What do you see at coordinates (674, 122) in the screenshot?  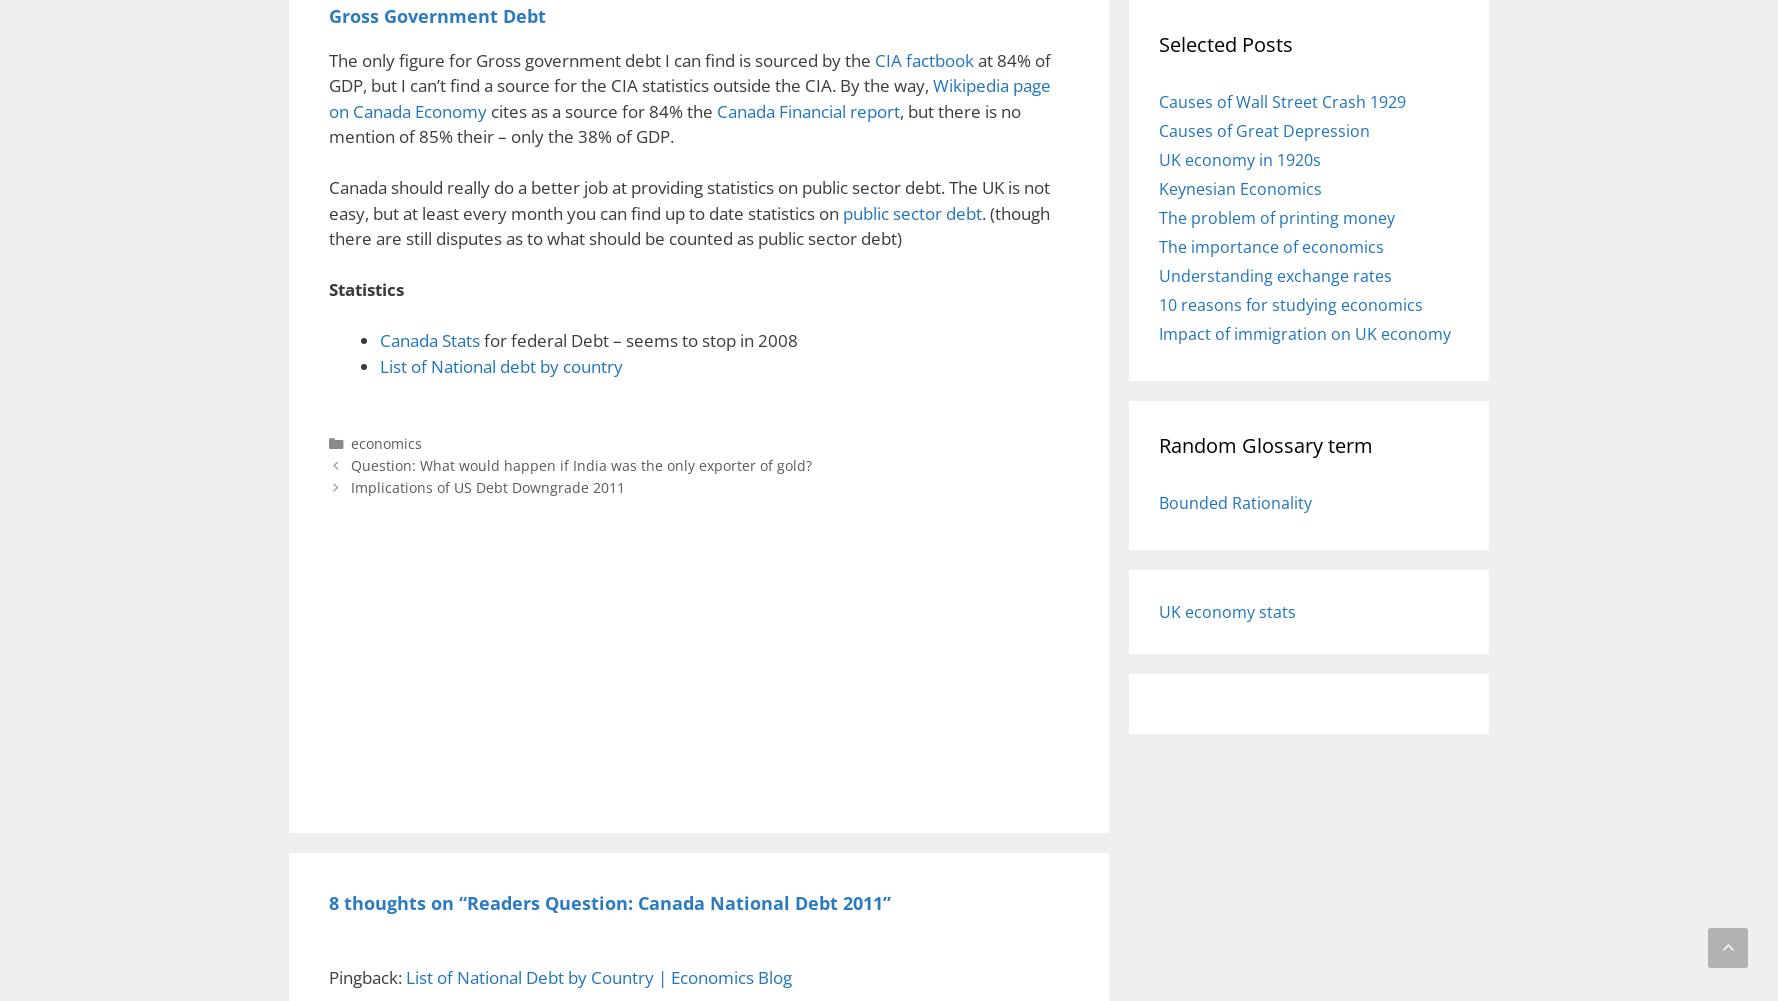 I see `', but there is no mention of 85% their – only the 38% of GDP.'` at bounding box center [674, 122].